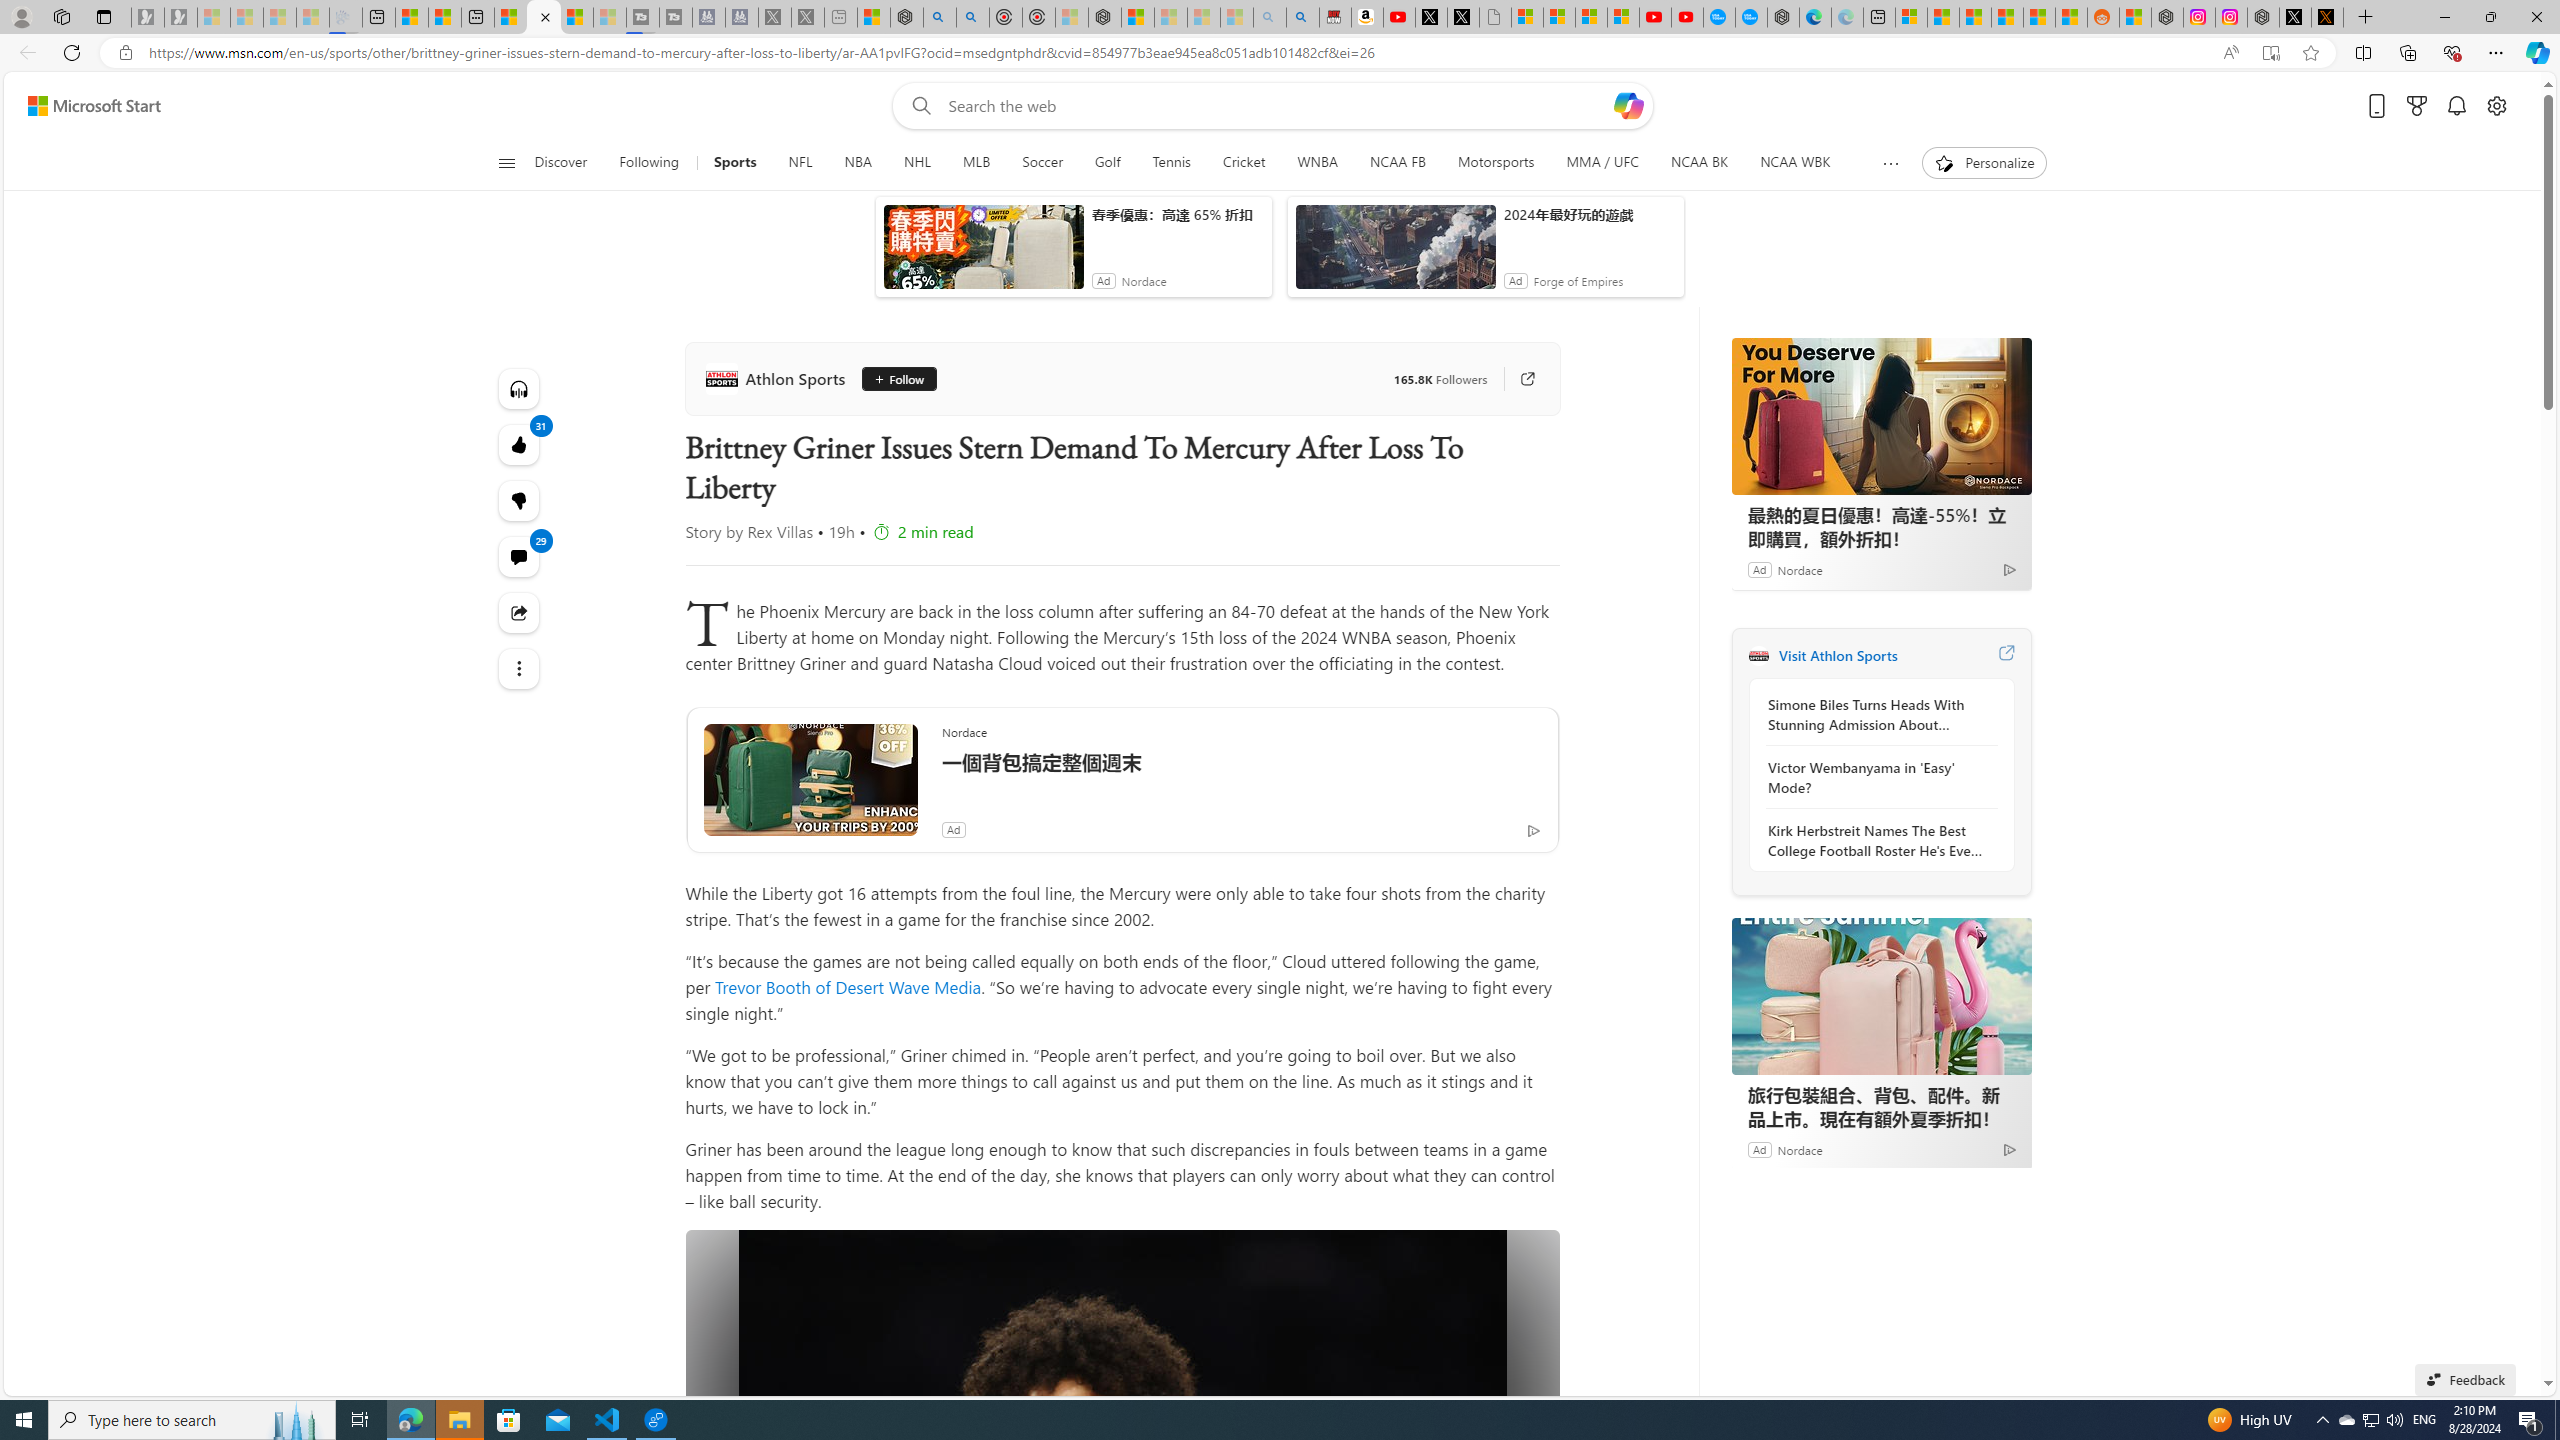 The image size is (2560, 1440). I want to click on 'Restore', so click(2490, 16).